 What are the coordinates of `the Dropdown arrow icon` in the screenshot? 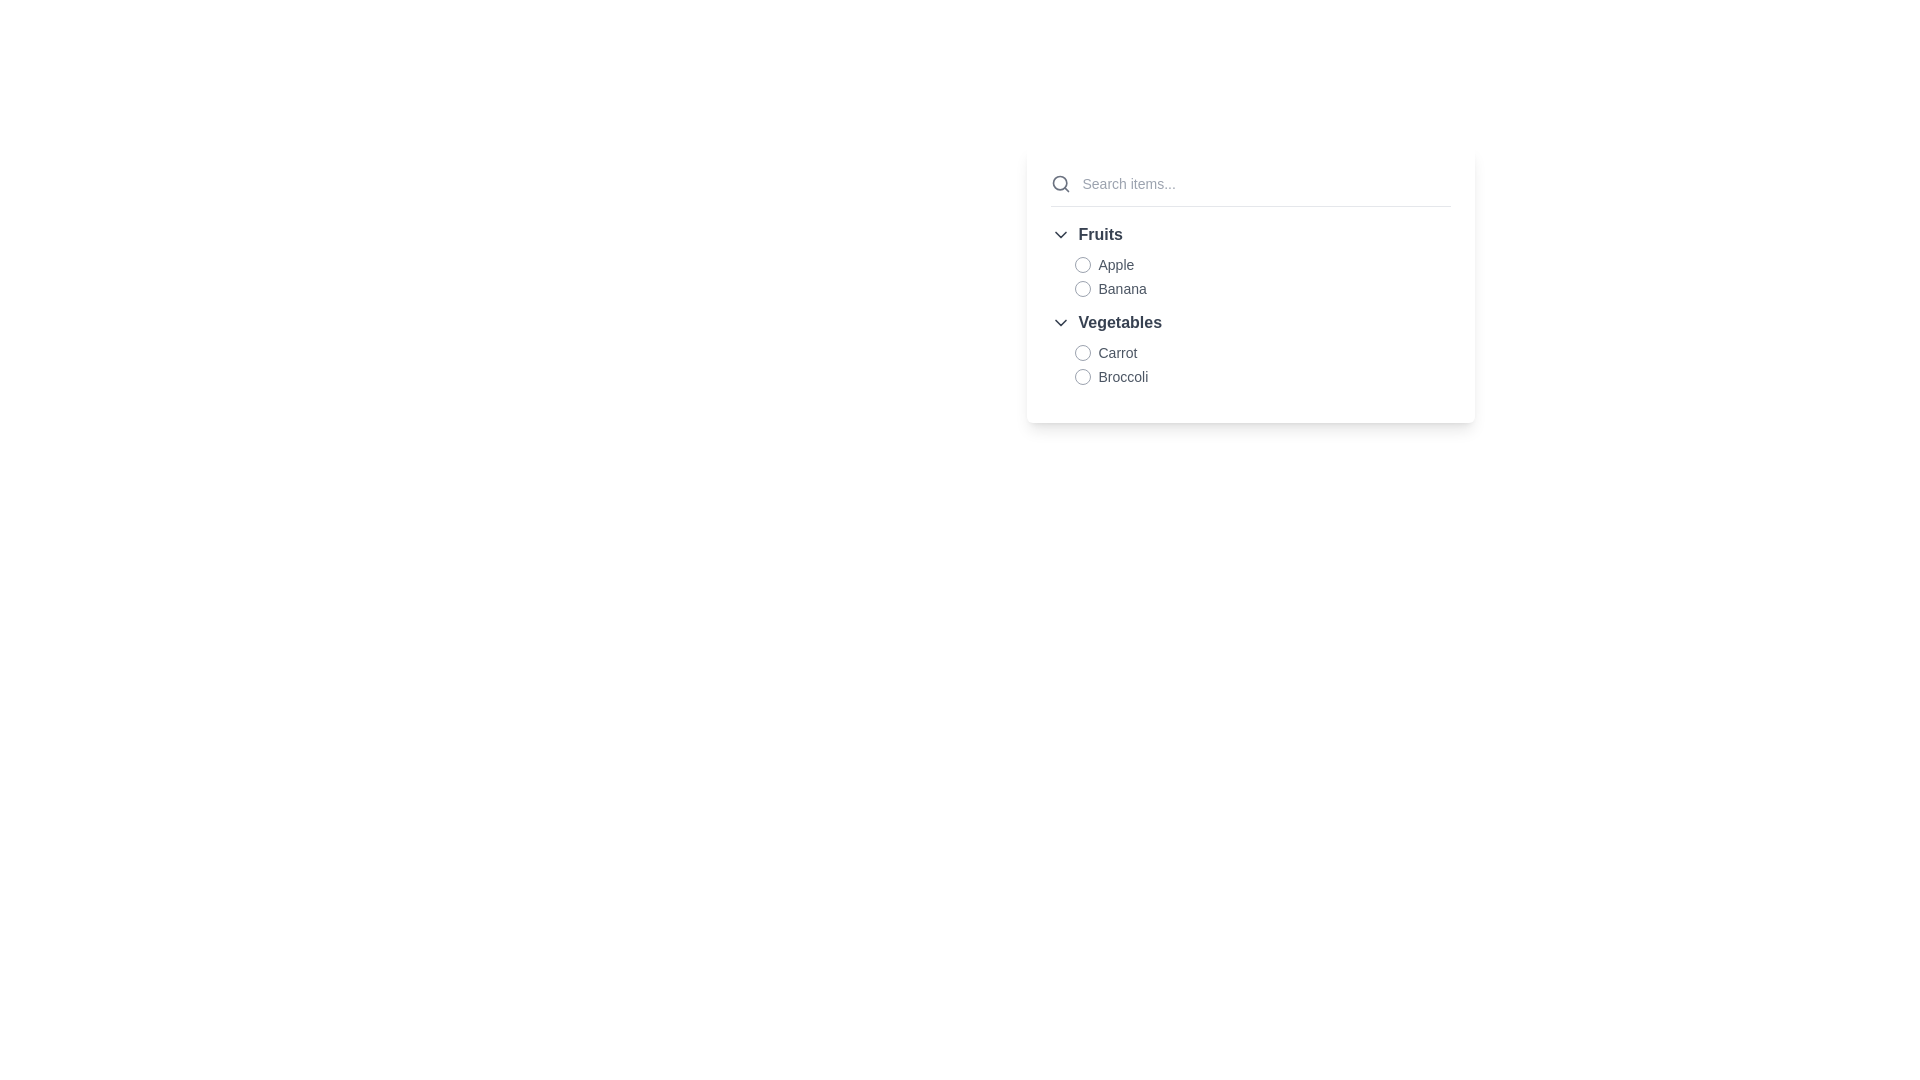 It's located at (1059, 322).